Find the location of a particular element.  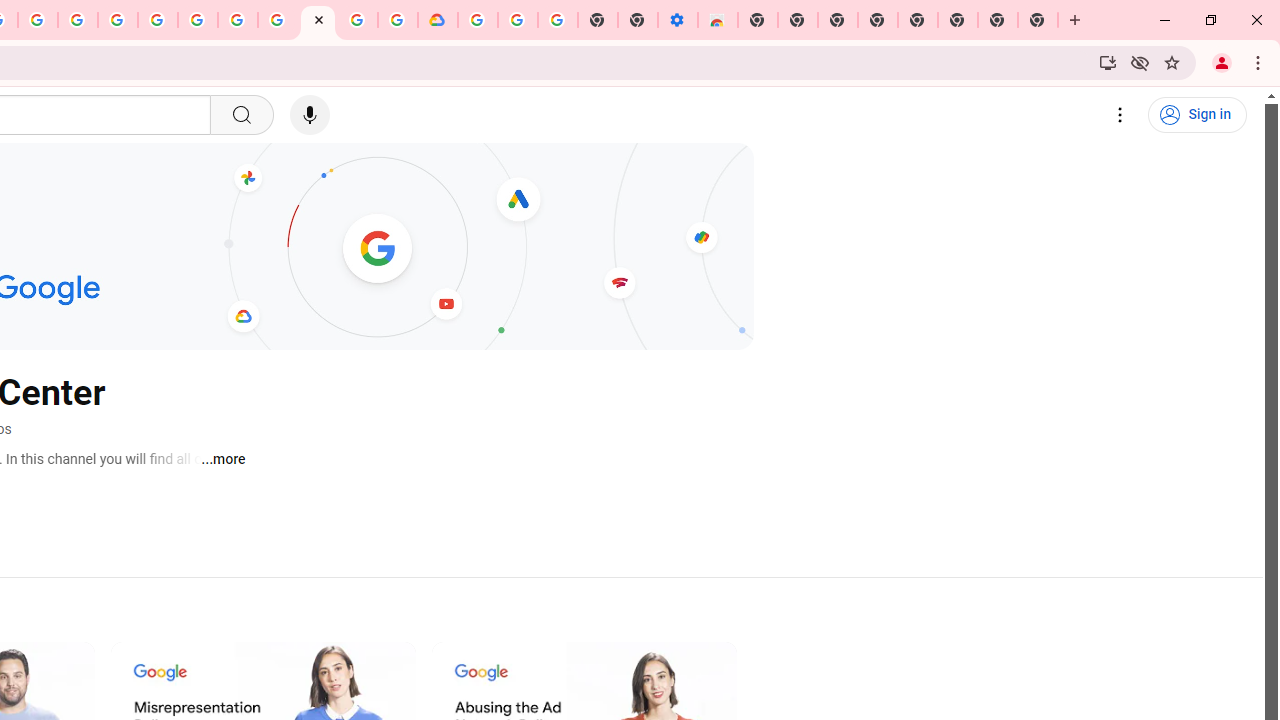

'Settings' is located at coordinates (1120, 115).